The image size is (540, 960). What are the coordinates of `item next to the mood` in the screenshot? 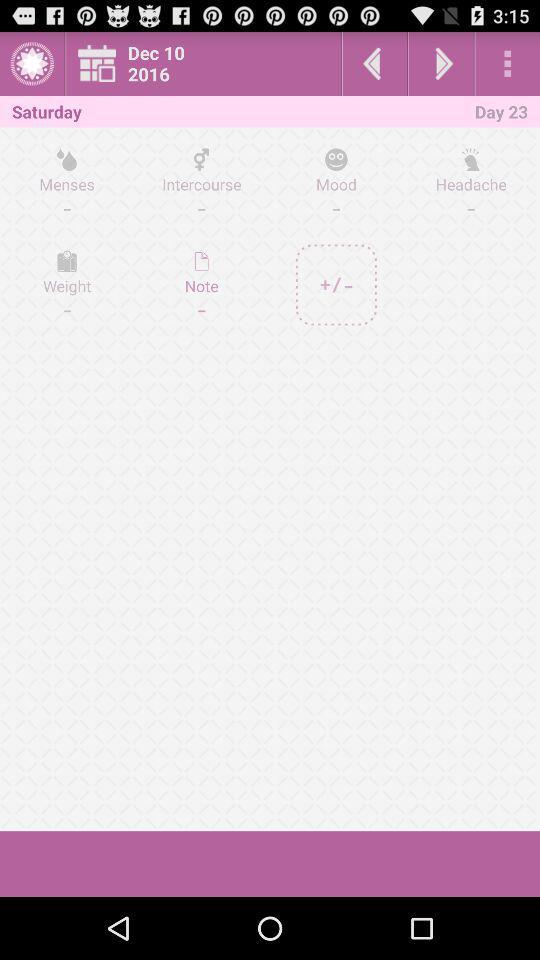 It's located at (201, 284).